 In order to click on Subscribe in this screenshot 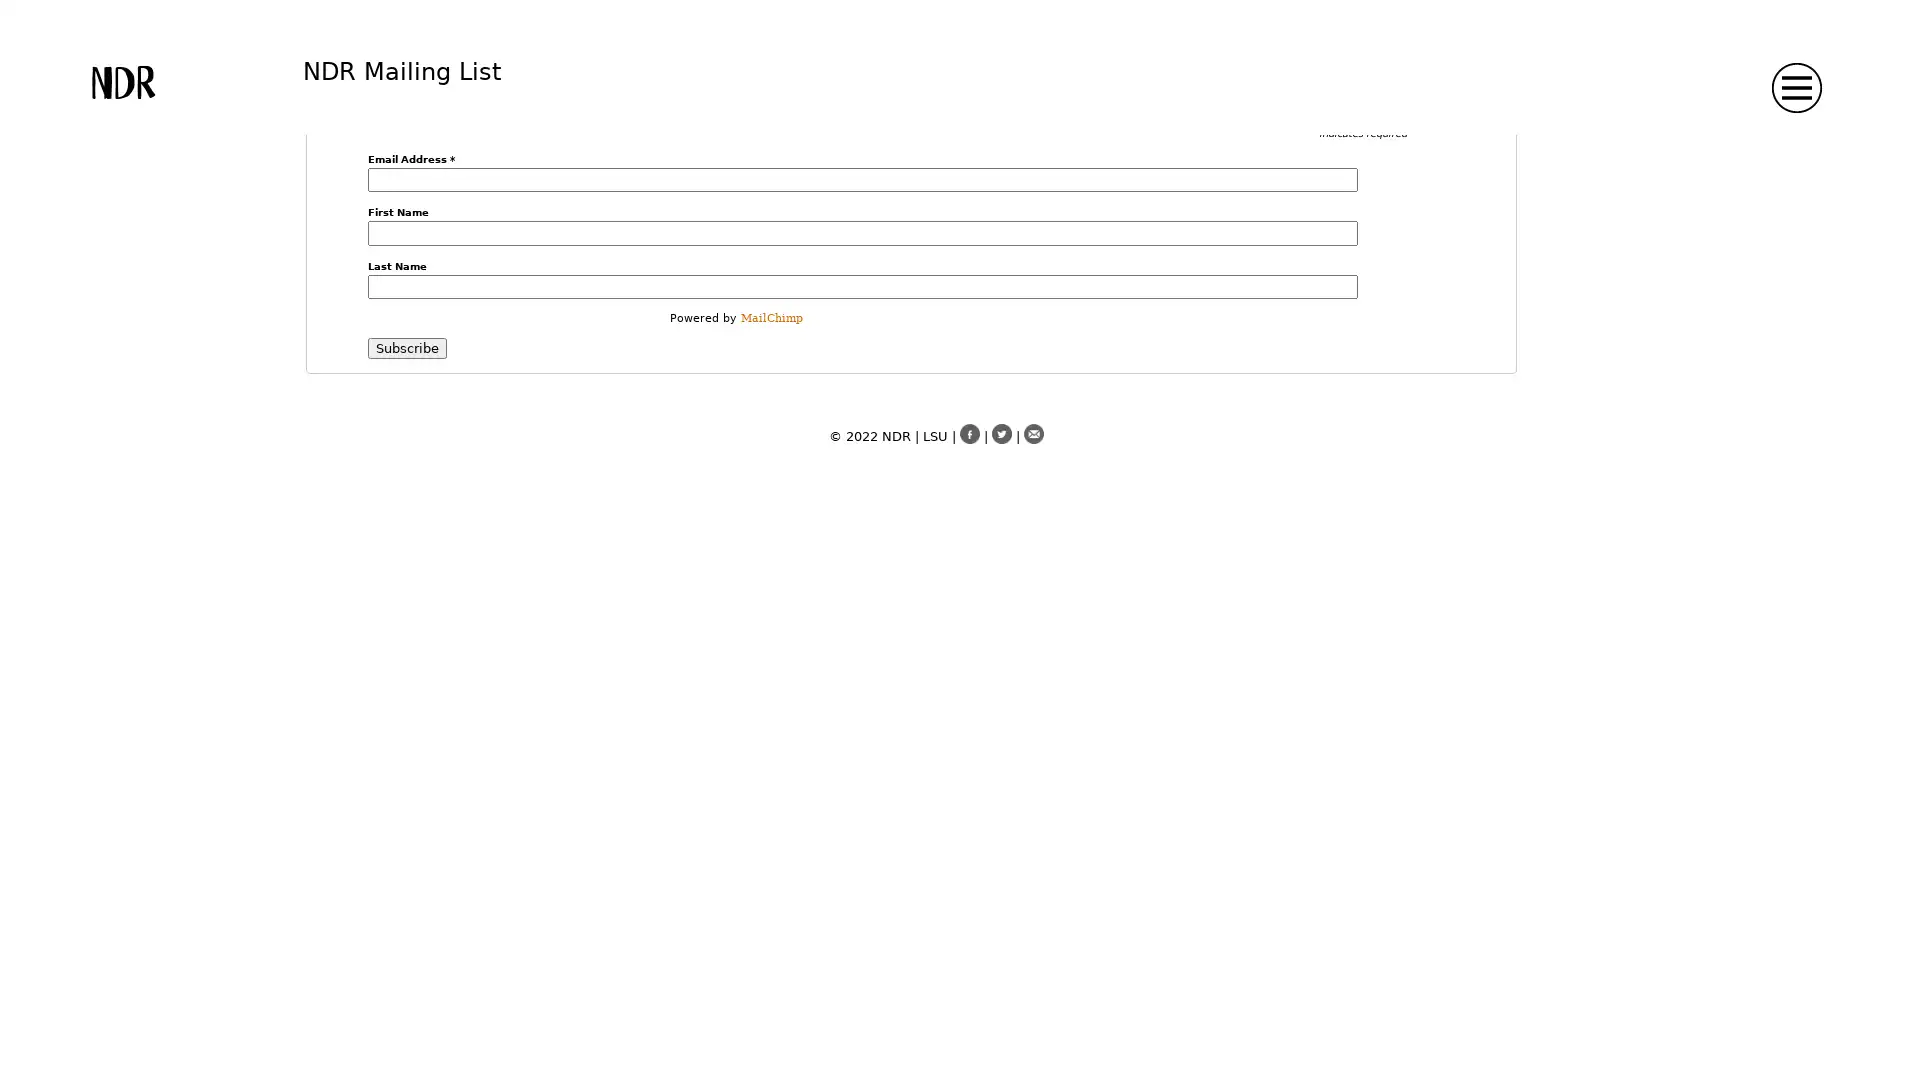, I will do `click(405, 347)`.